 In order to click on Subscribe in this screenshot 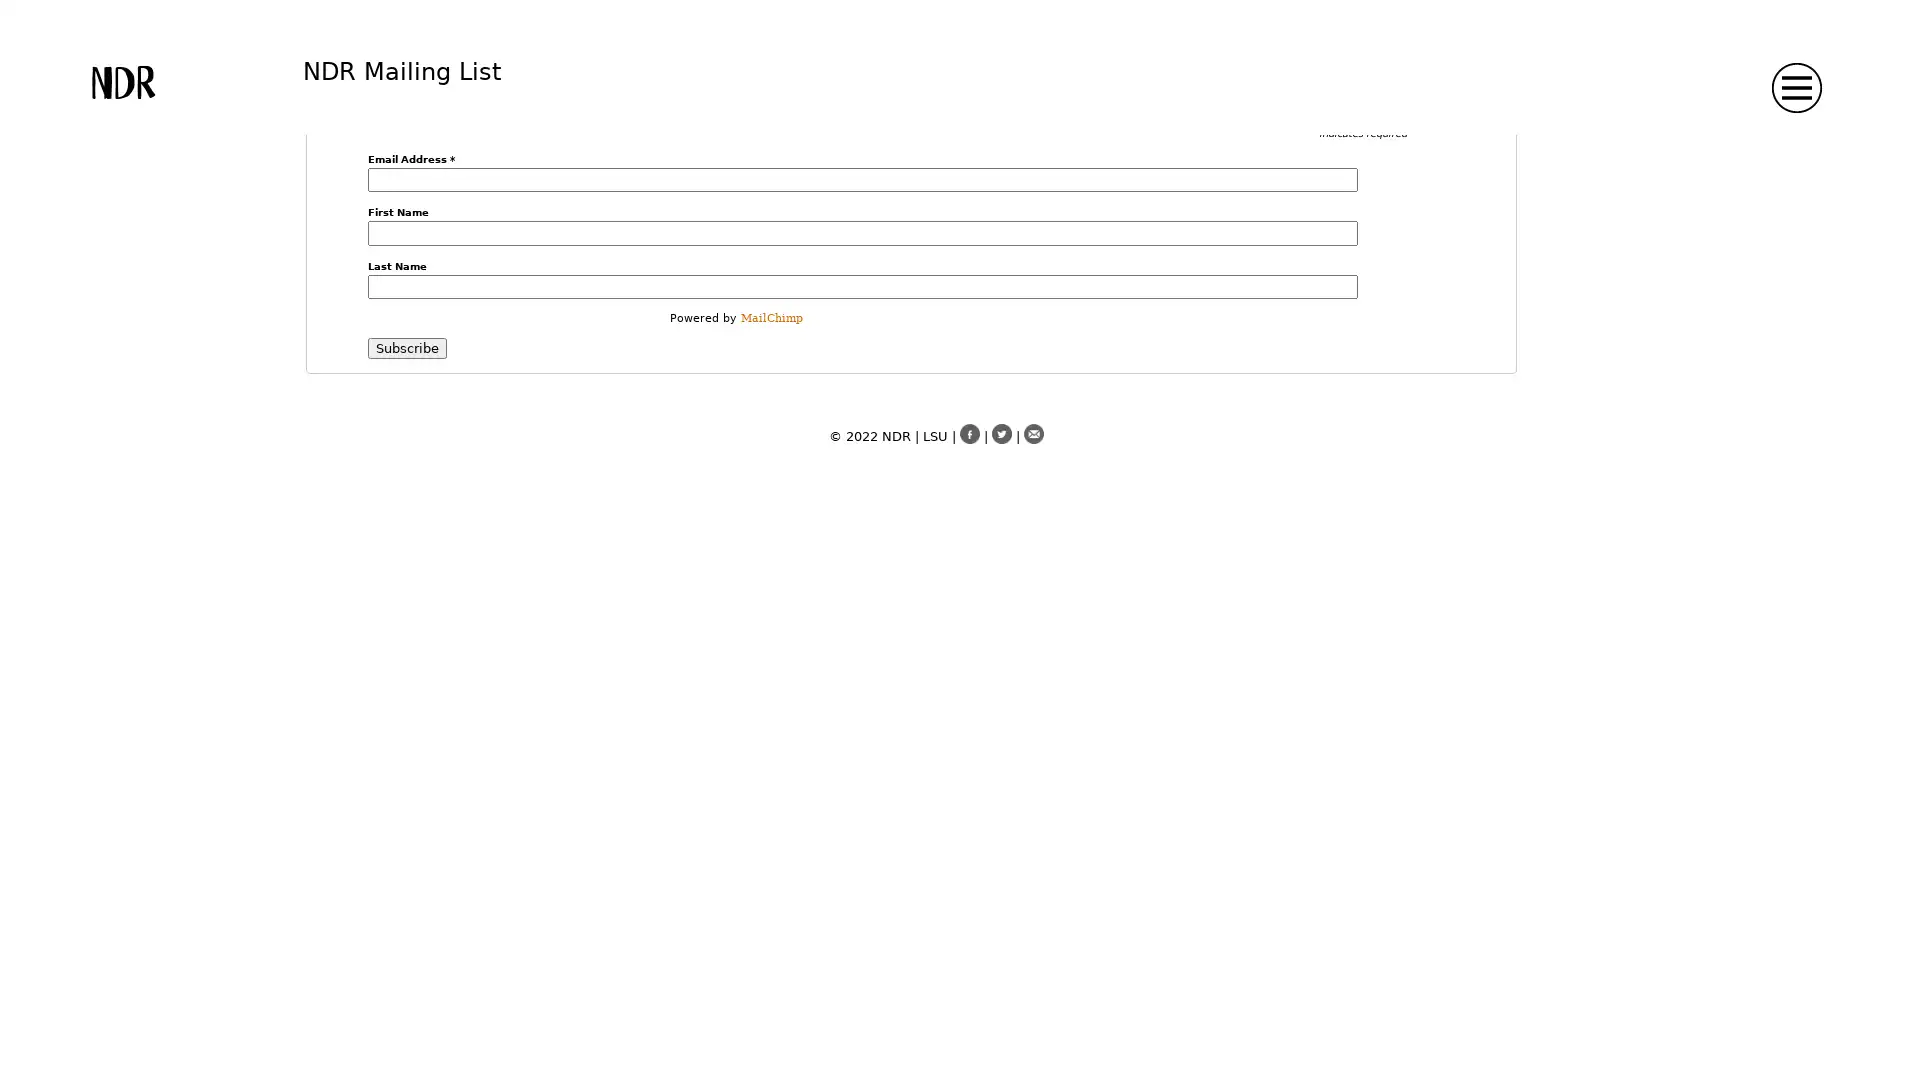, I will do `click(405, 347)`.